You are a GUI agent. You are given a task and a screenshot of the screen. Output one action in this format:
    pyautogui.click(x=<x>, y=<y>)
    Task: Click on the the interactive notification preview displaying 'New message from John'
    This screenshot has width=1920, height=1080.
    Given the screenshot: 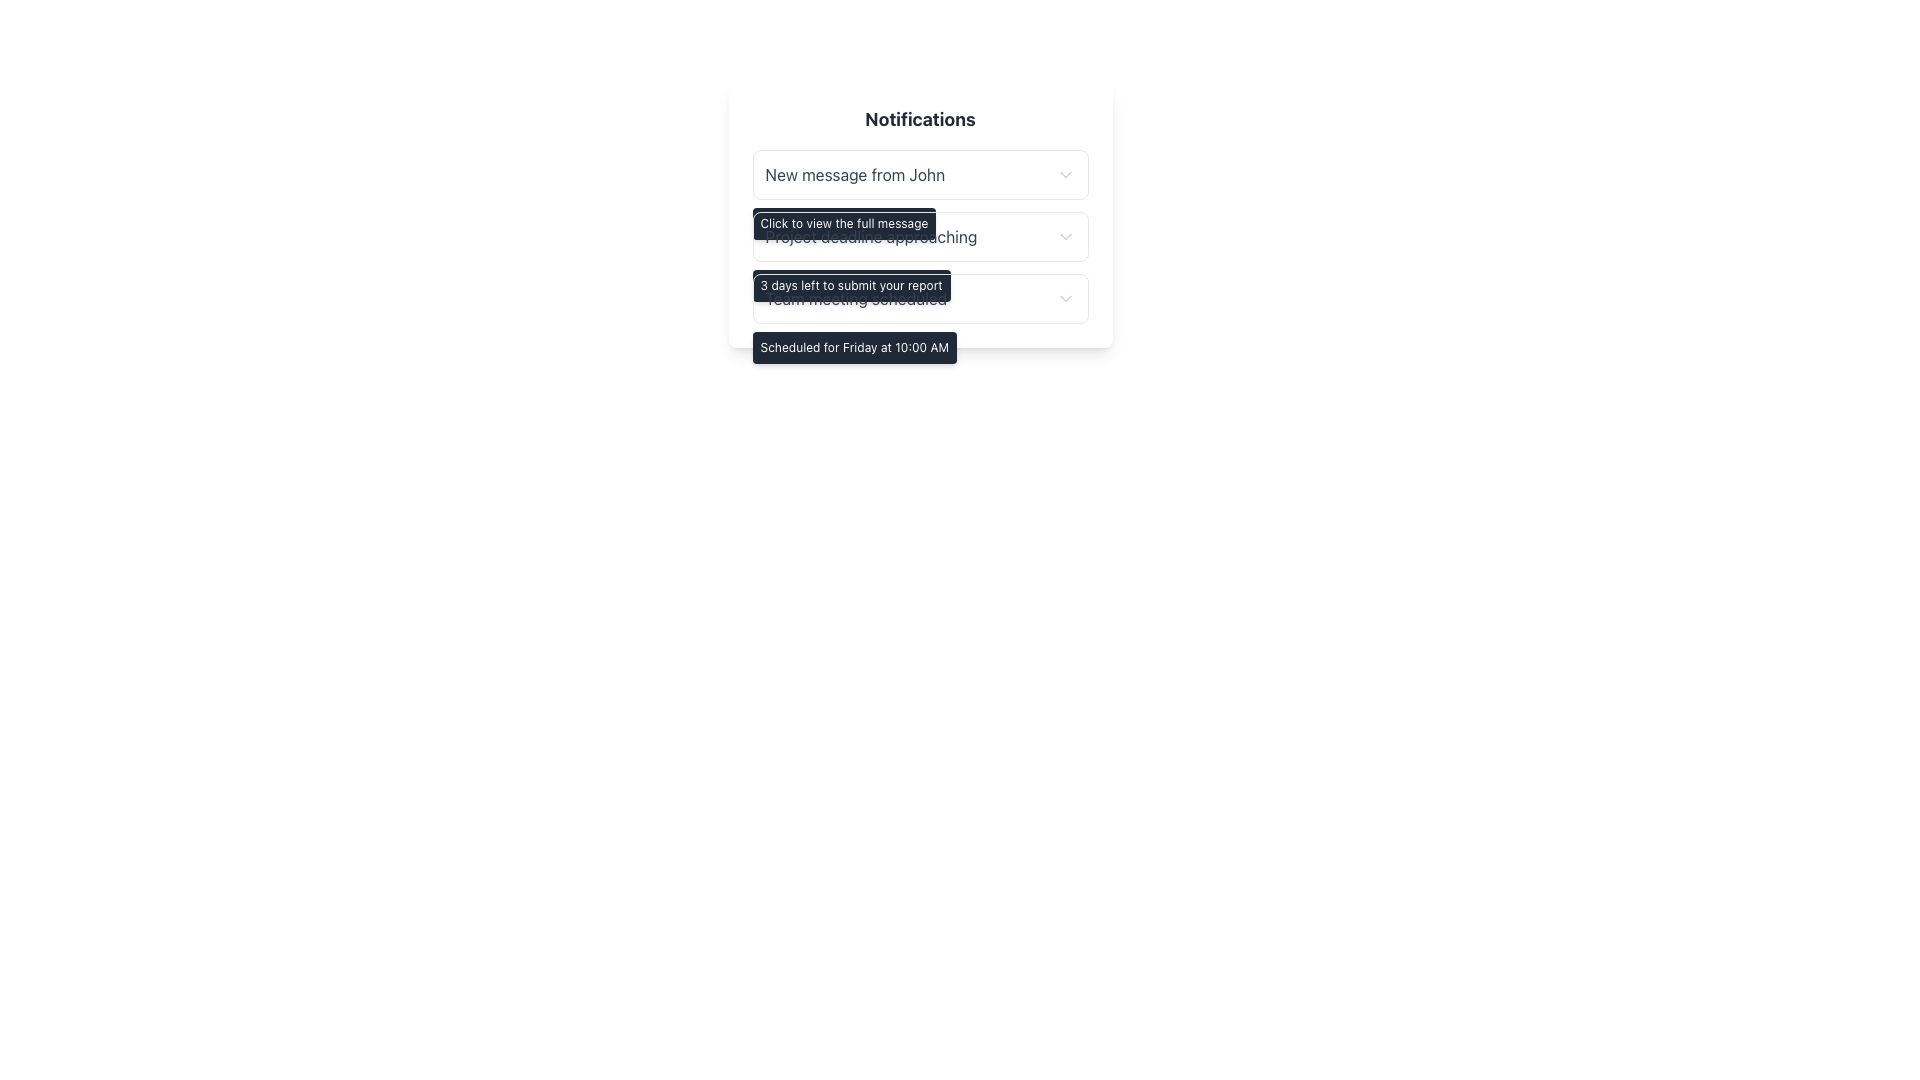 What is the action you would take?
    pyautogui.click(x=919, y=173)
    